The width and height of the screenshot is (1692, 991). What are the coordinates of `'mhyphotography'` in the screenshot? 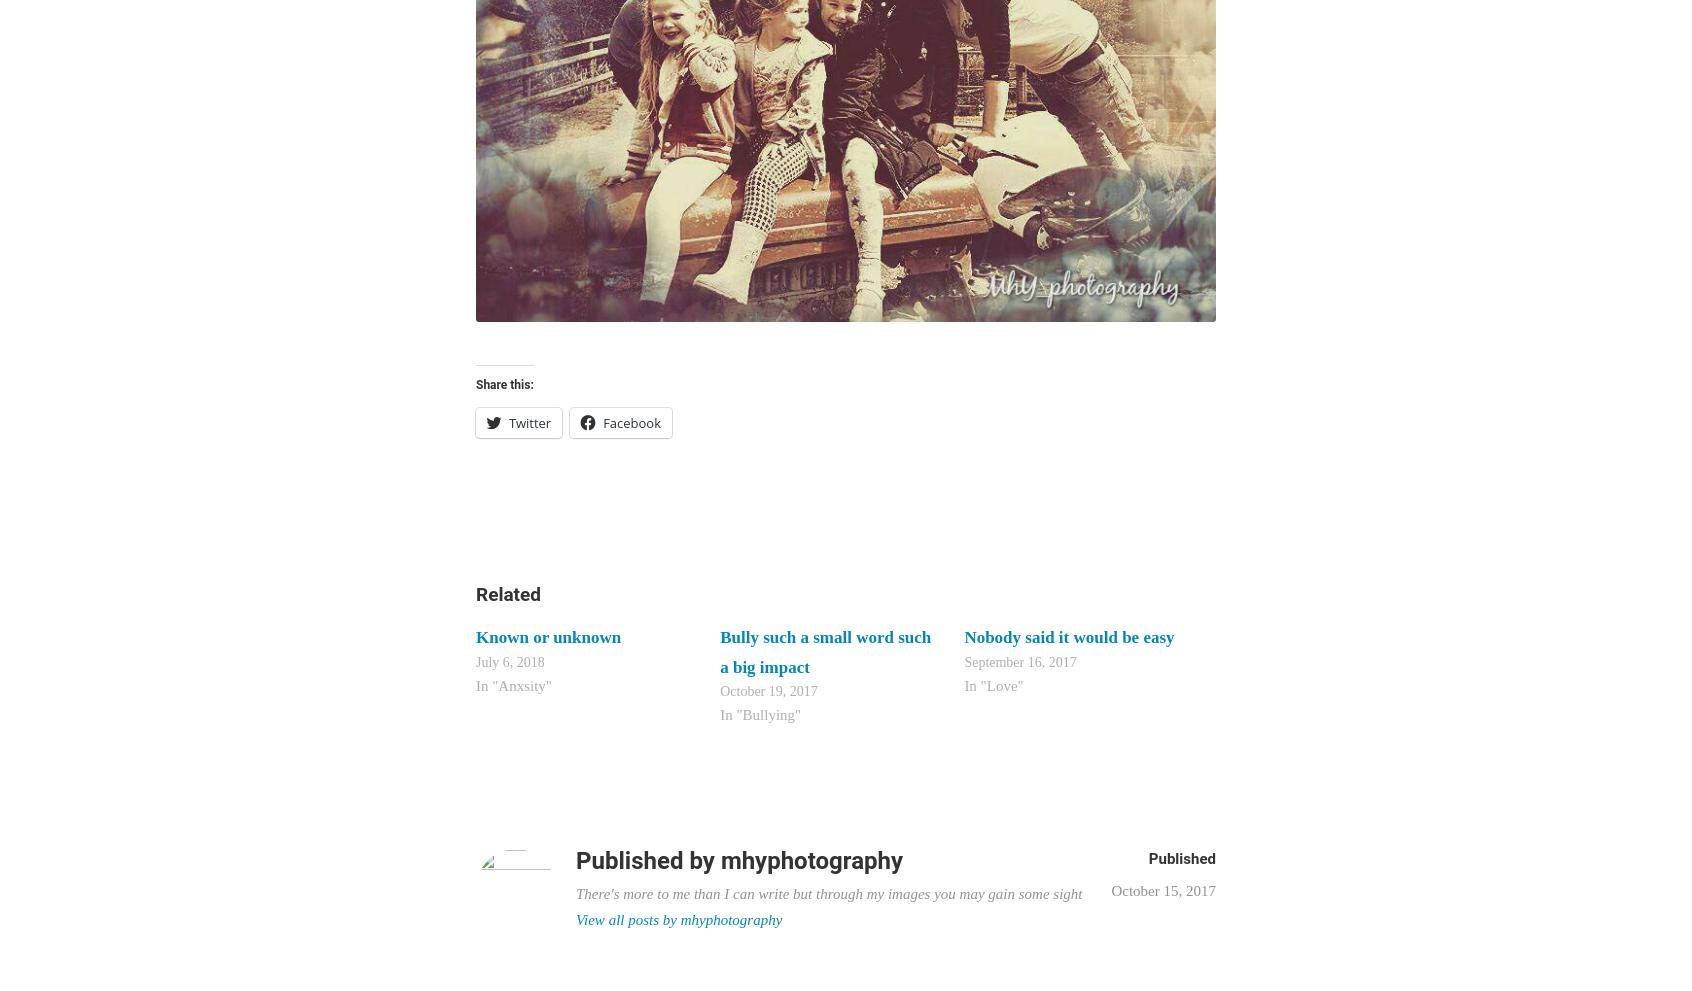 It's located at (811, 860).